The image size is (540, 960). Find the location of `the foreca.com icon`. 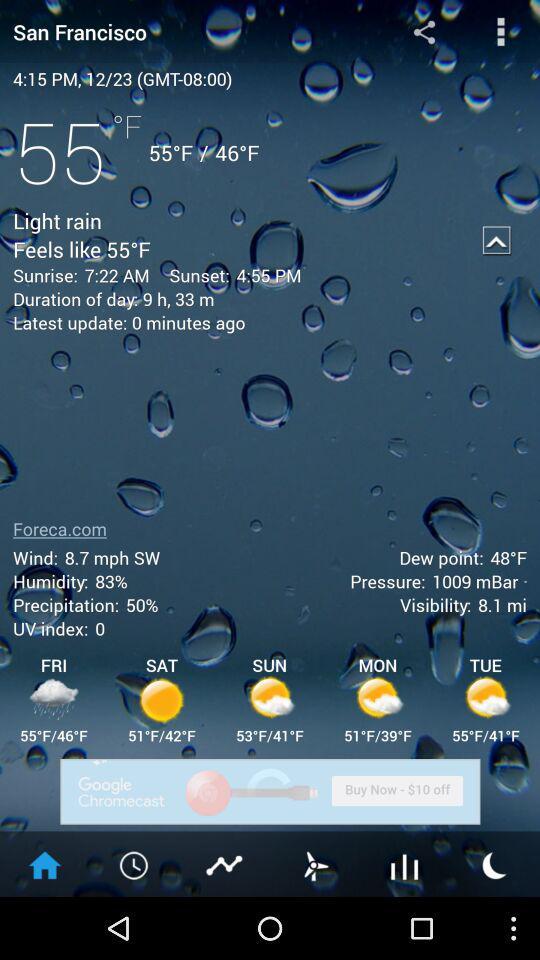

the foreca.com icon is located at coordinates (59, 527).